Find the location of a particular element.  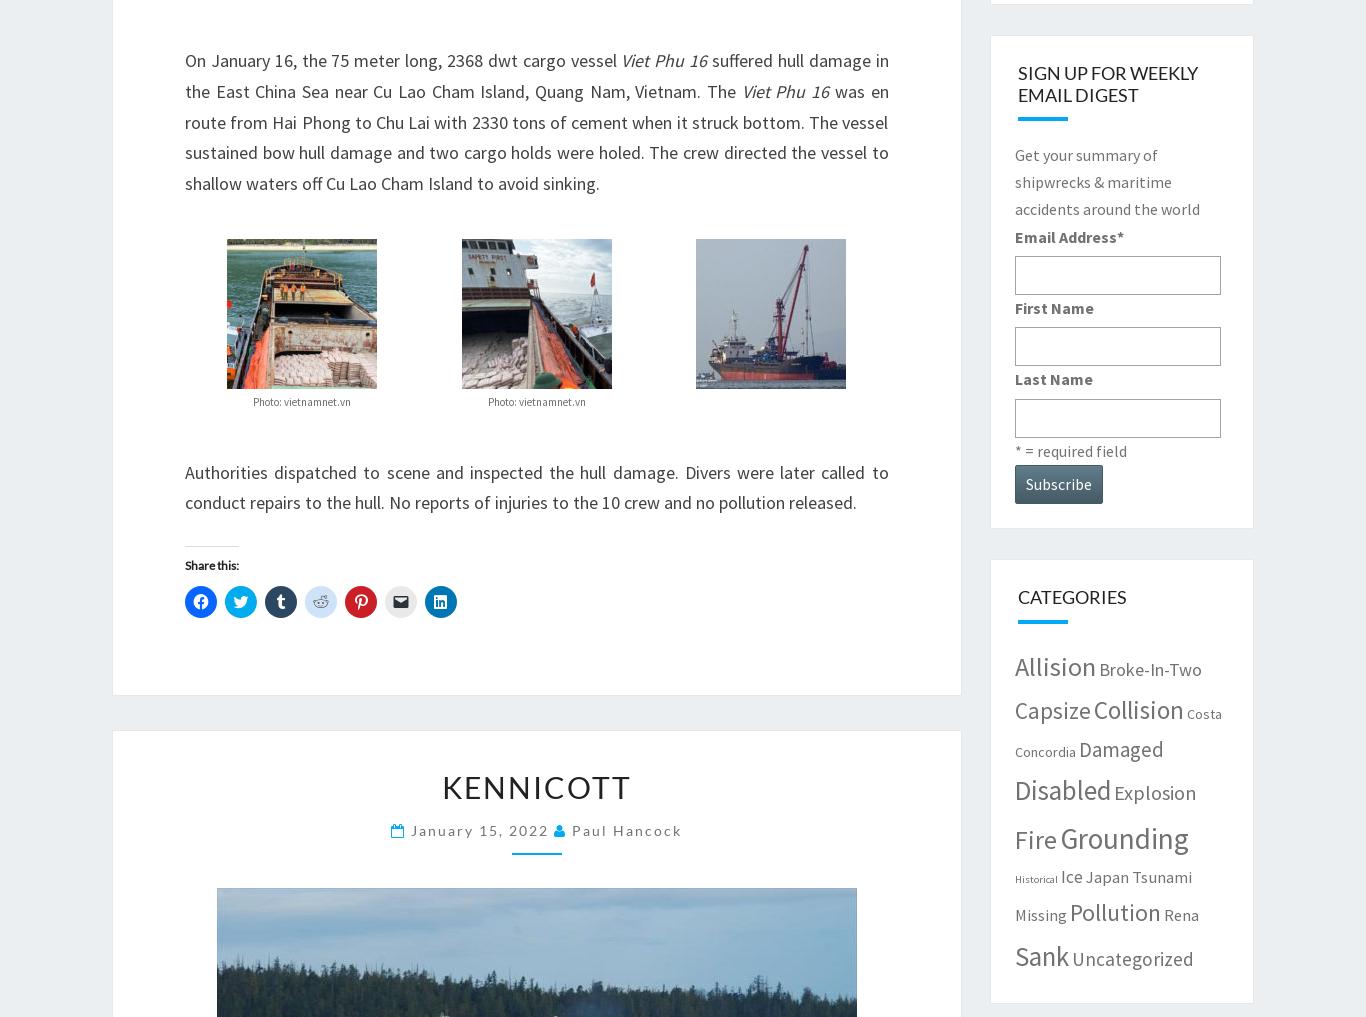

'Grounding' is located at coordinates (1122, 836).